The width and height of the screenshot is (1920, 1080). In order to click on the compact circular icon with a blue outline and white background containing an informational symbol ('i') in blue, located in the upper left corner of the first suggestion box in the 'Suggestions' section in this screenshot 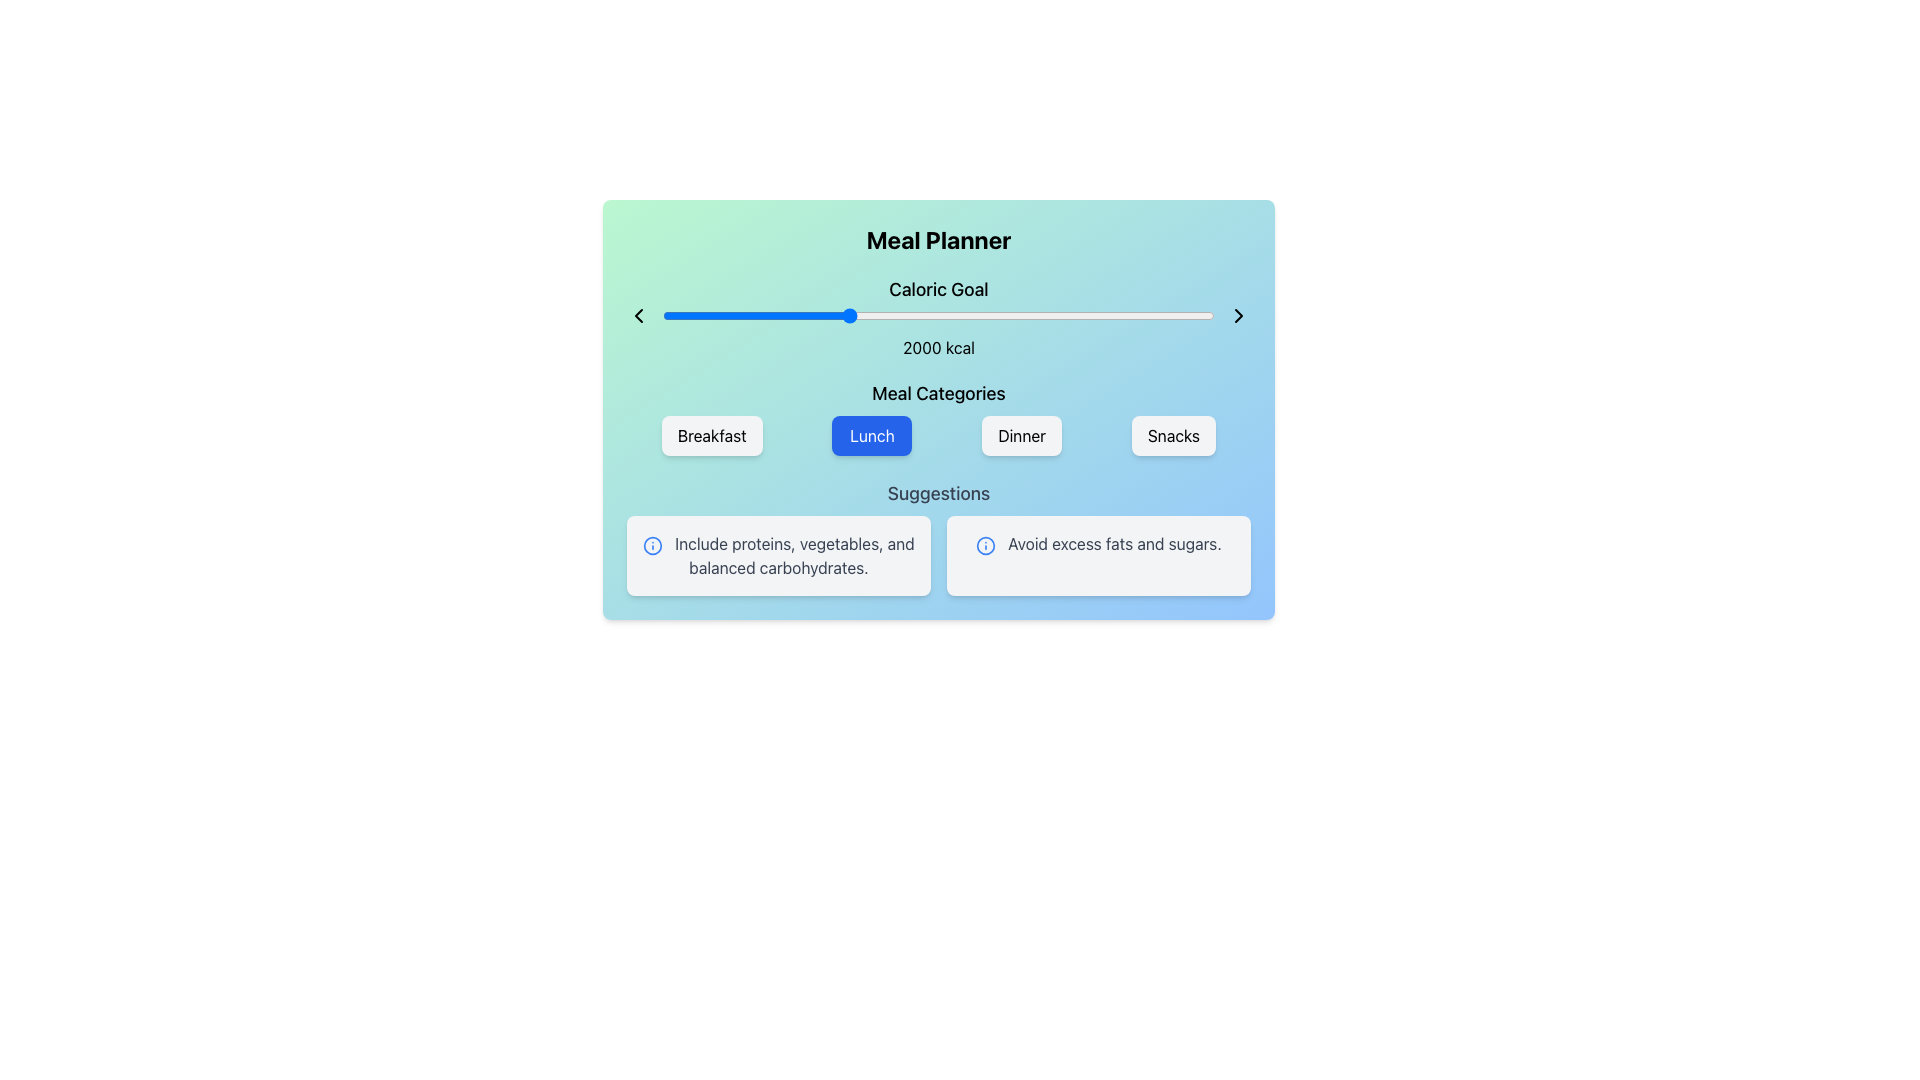, I will do `click(653, 545)`.